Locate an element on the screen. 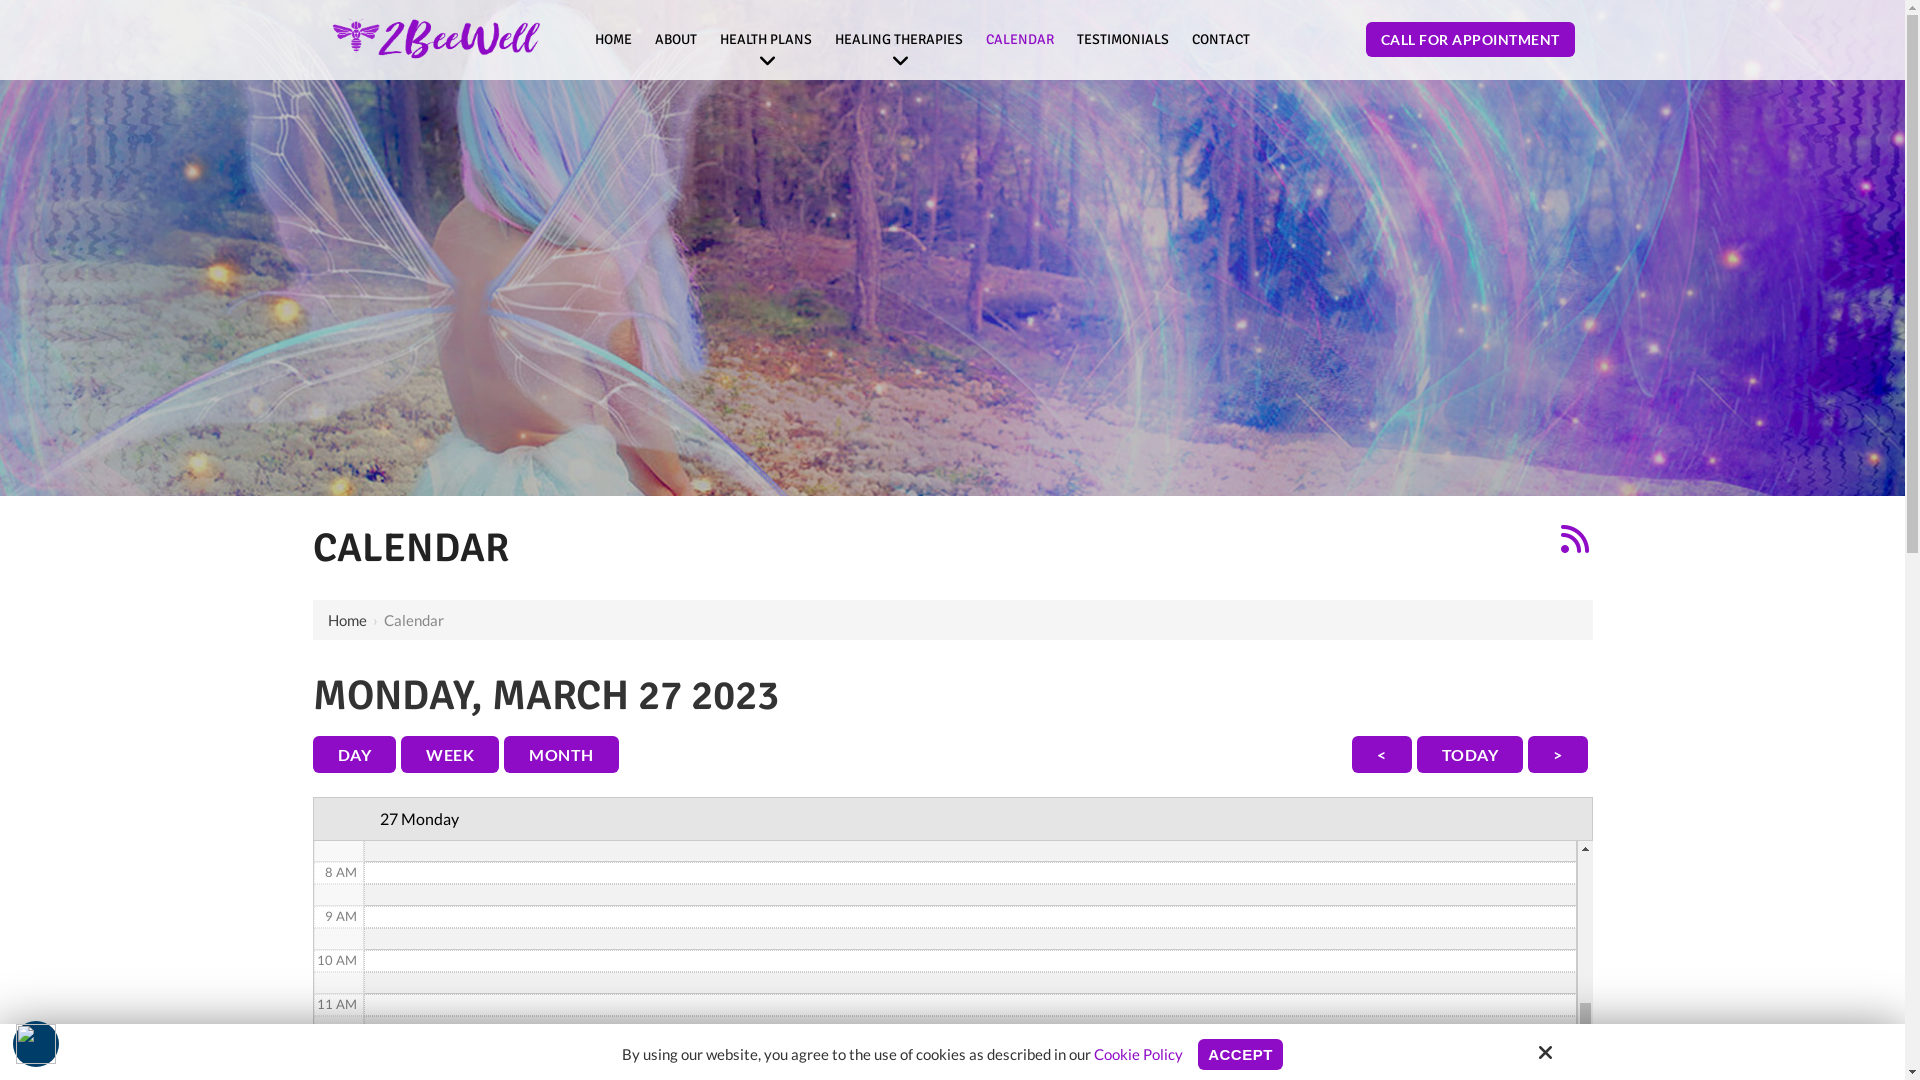 This screenshot has height=1080, width=1920. 'Home' is located at coordinates (347, 619).